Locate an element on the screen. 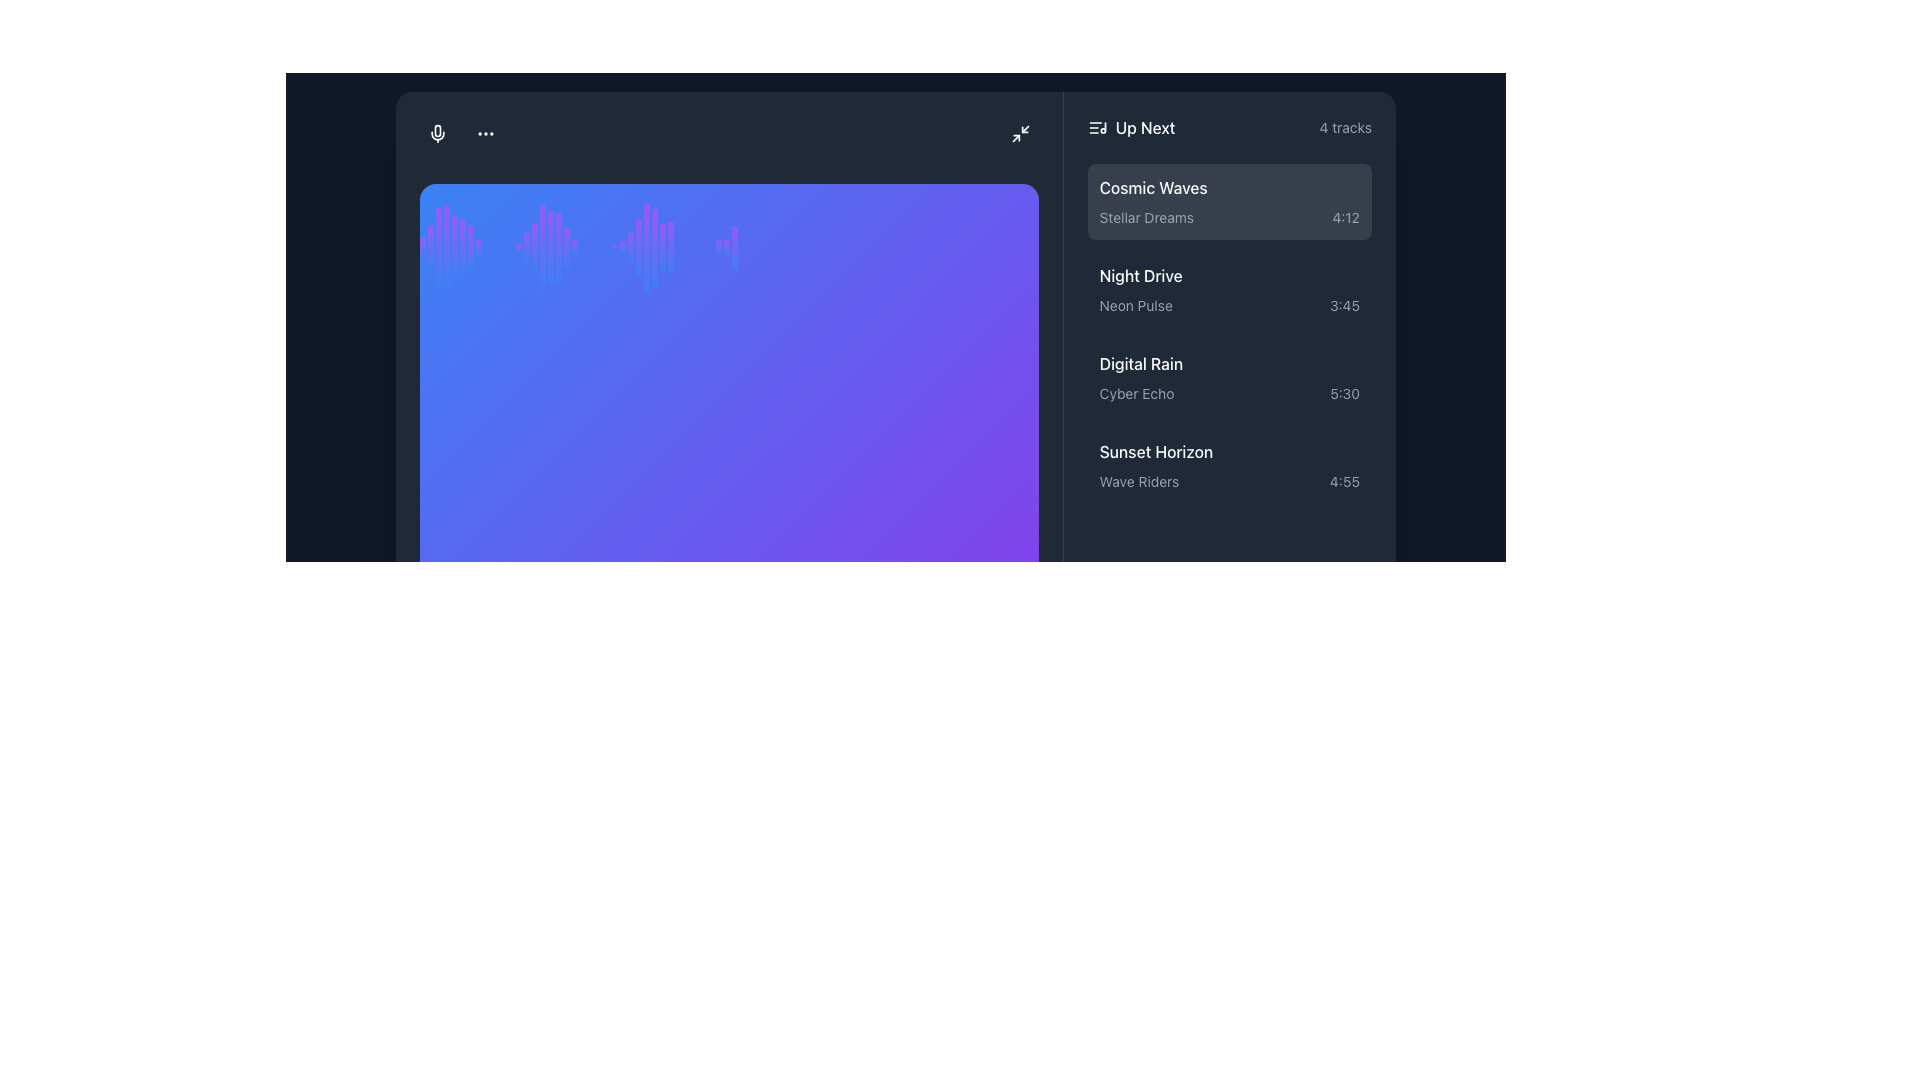  the thirty-first graphical bar in the sequence of vertical bars, which visually represents a segment or value within a graphical equalizer display is located at coordinates (671, 245).